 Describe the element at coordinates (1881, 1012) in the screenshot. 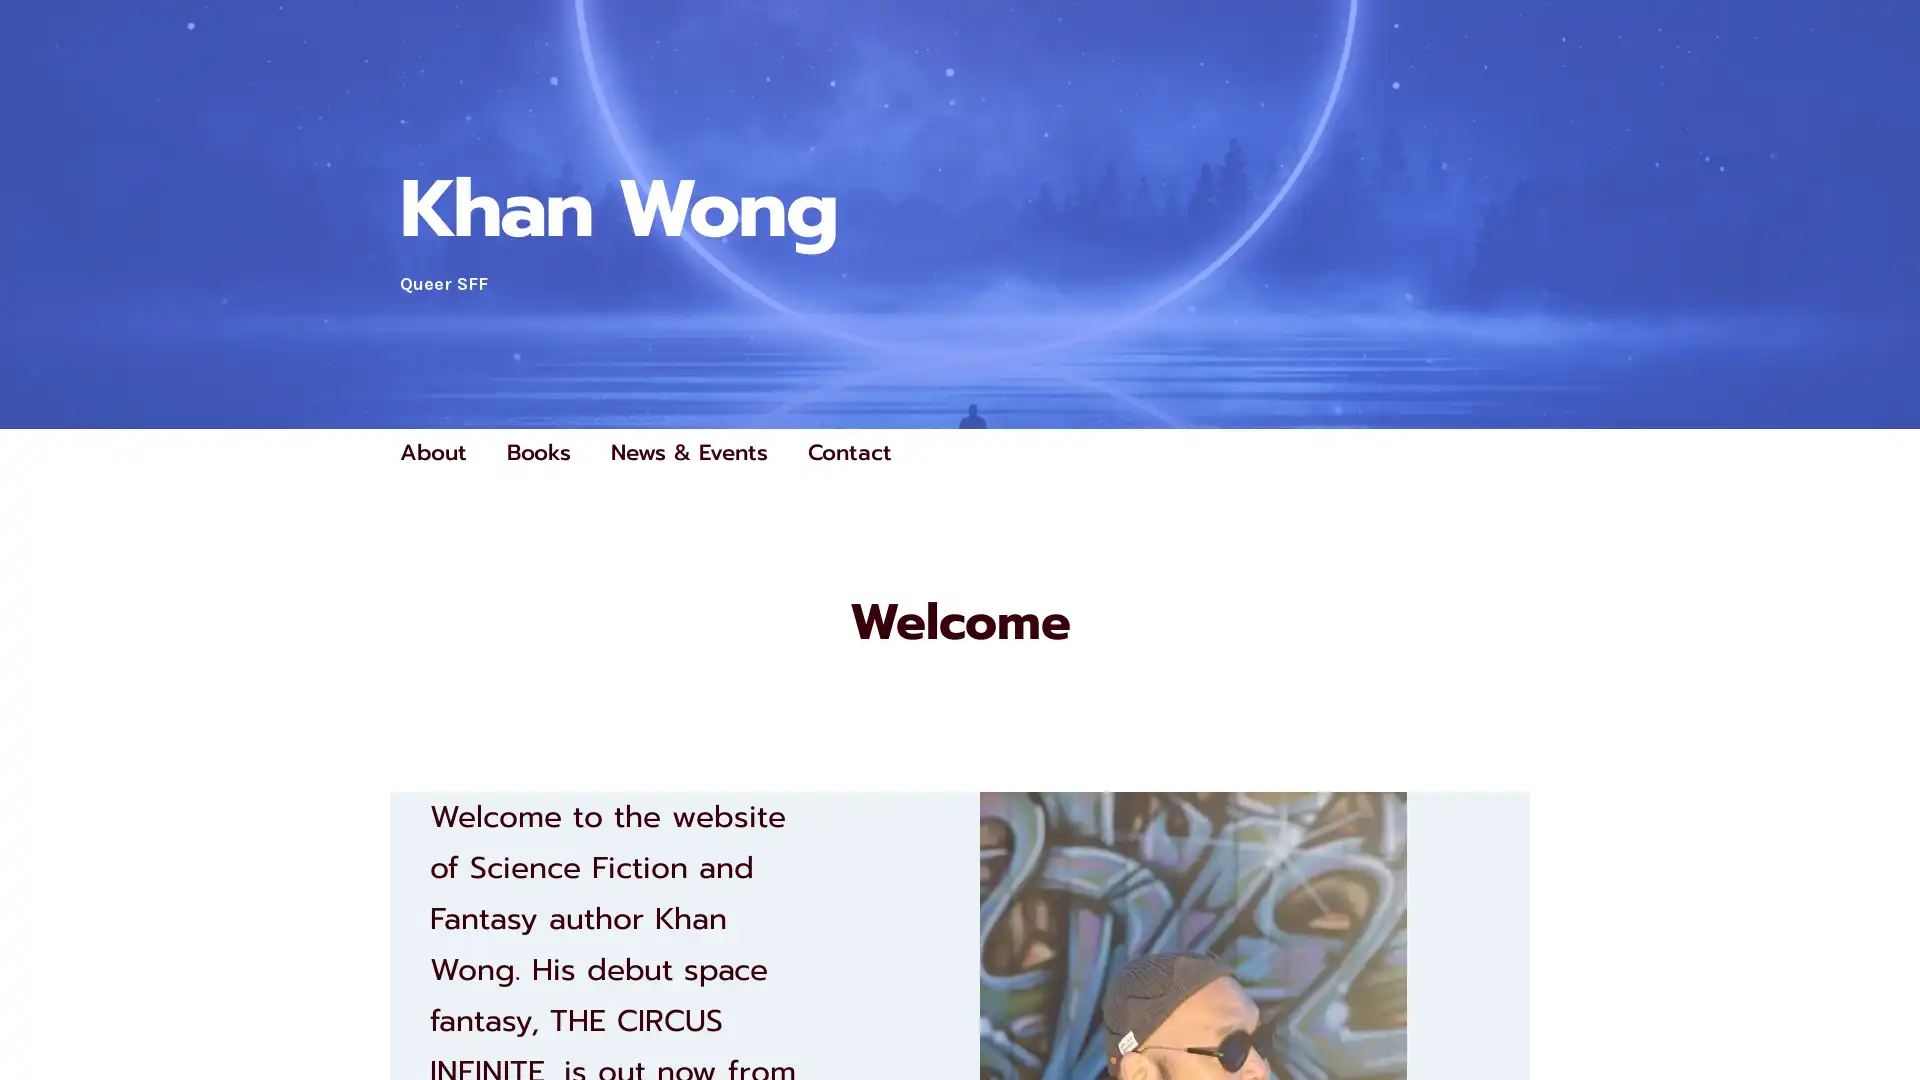

I see `Scroll to top` at that location.